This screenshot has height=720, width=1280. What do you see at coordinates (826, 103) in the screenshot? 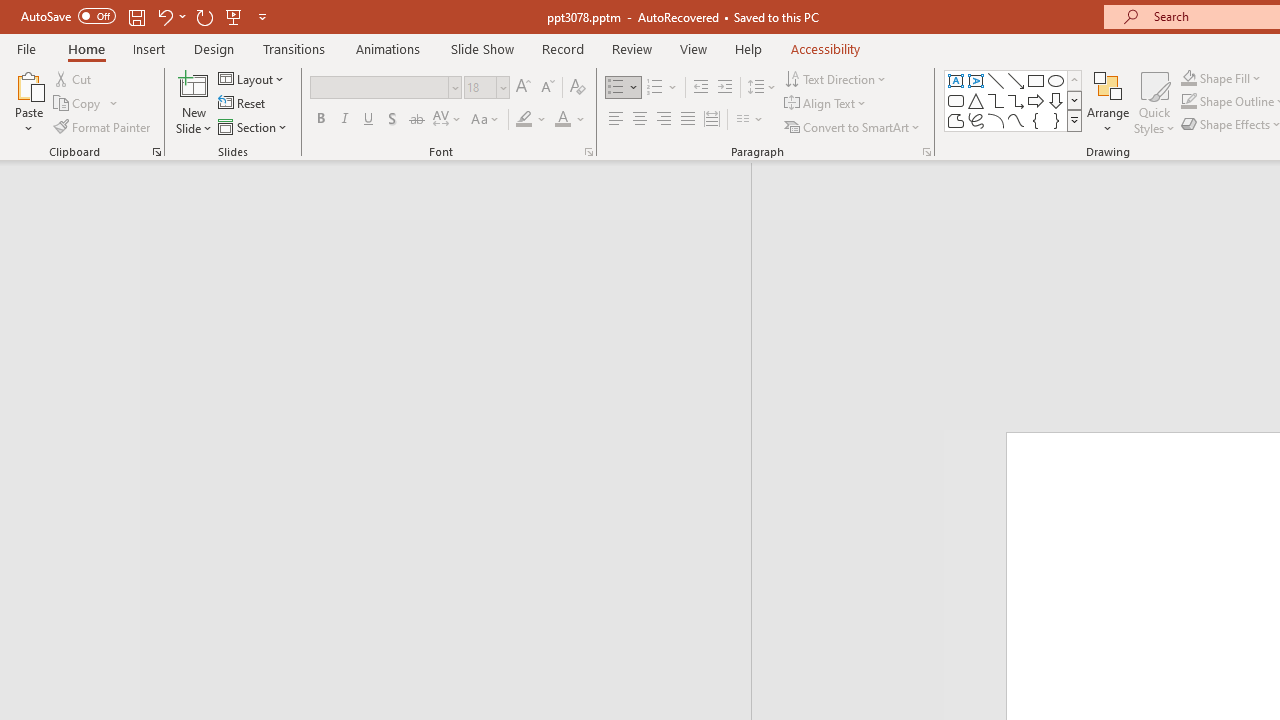
I see `'Align Text'` at bounding box center [826, 103].